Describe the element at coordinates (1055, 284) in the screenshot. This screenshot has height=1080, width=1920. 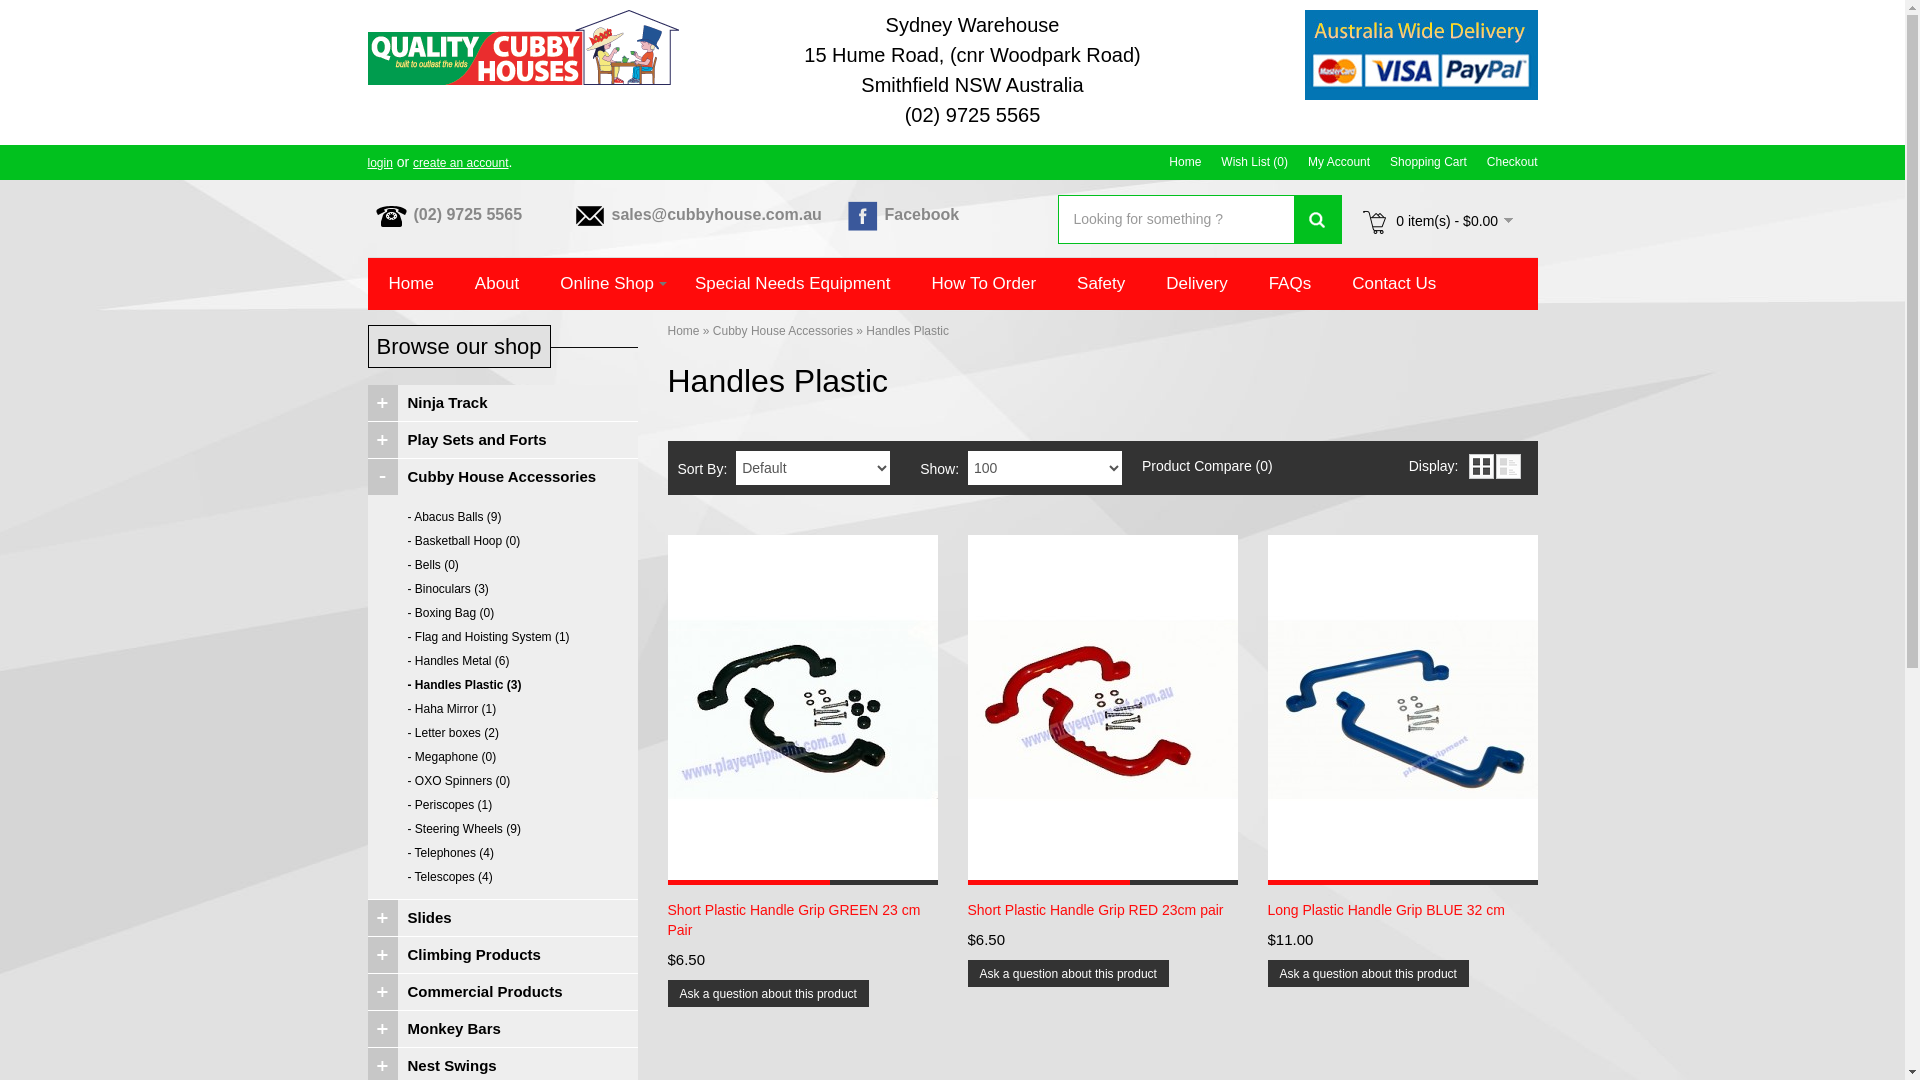
I see `'Safety'` at that location.